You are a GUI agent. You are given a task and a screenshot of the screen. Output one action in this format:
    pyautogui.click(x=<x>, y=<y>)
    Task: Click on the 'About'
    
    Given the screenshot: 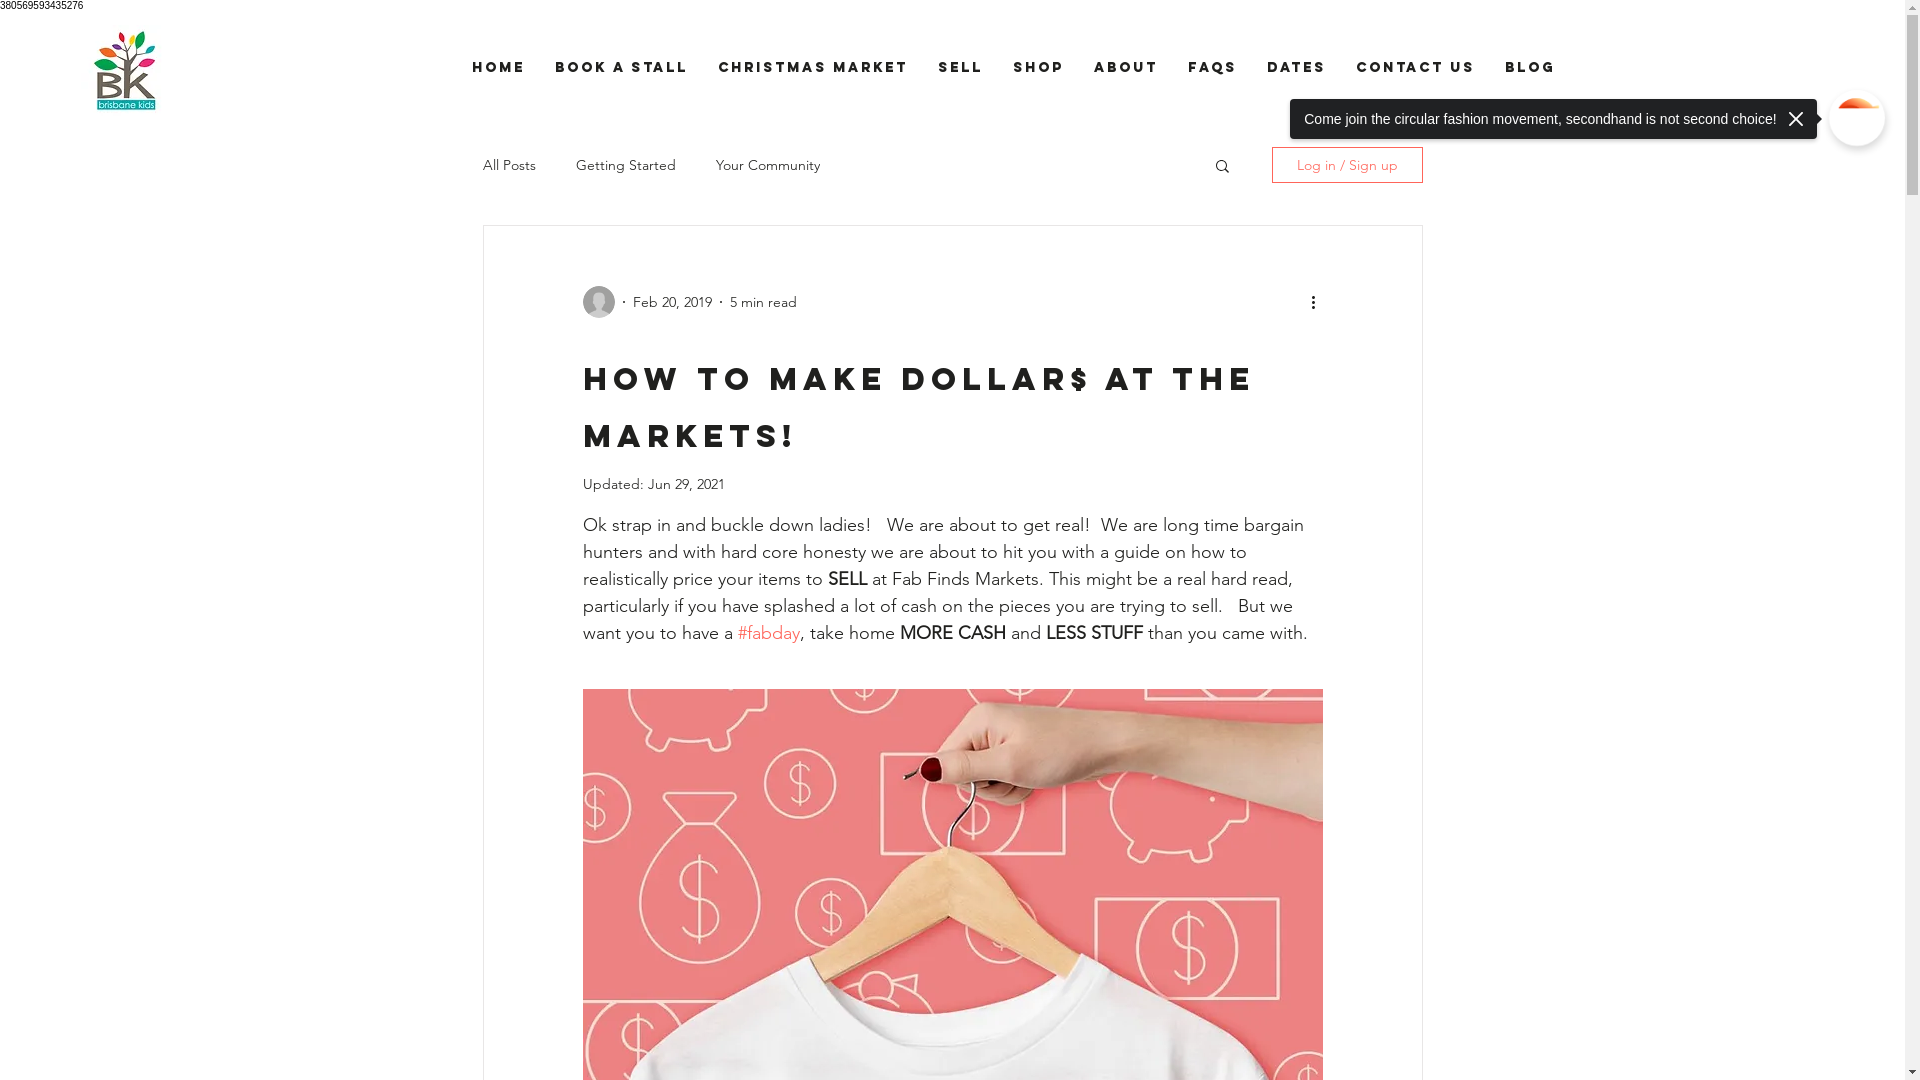 What is the action you would take?
    pyautogui.click(x=1124, y=67)
    